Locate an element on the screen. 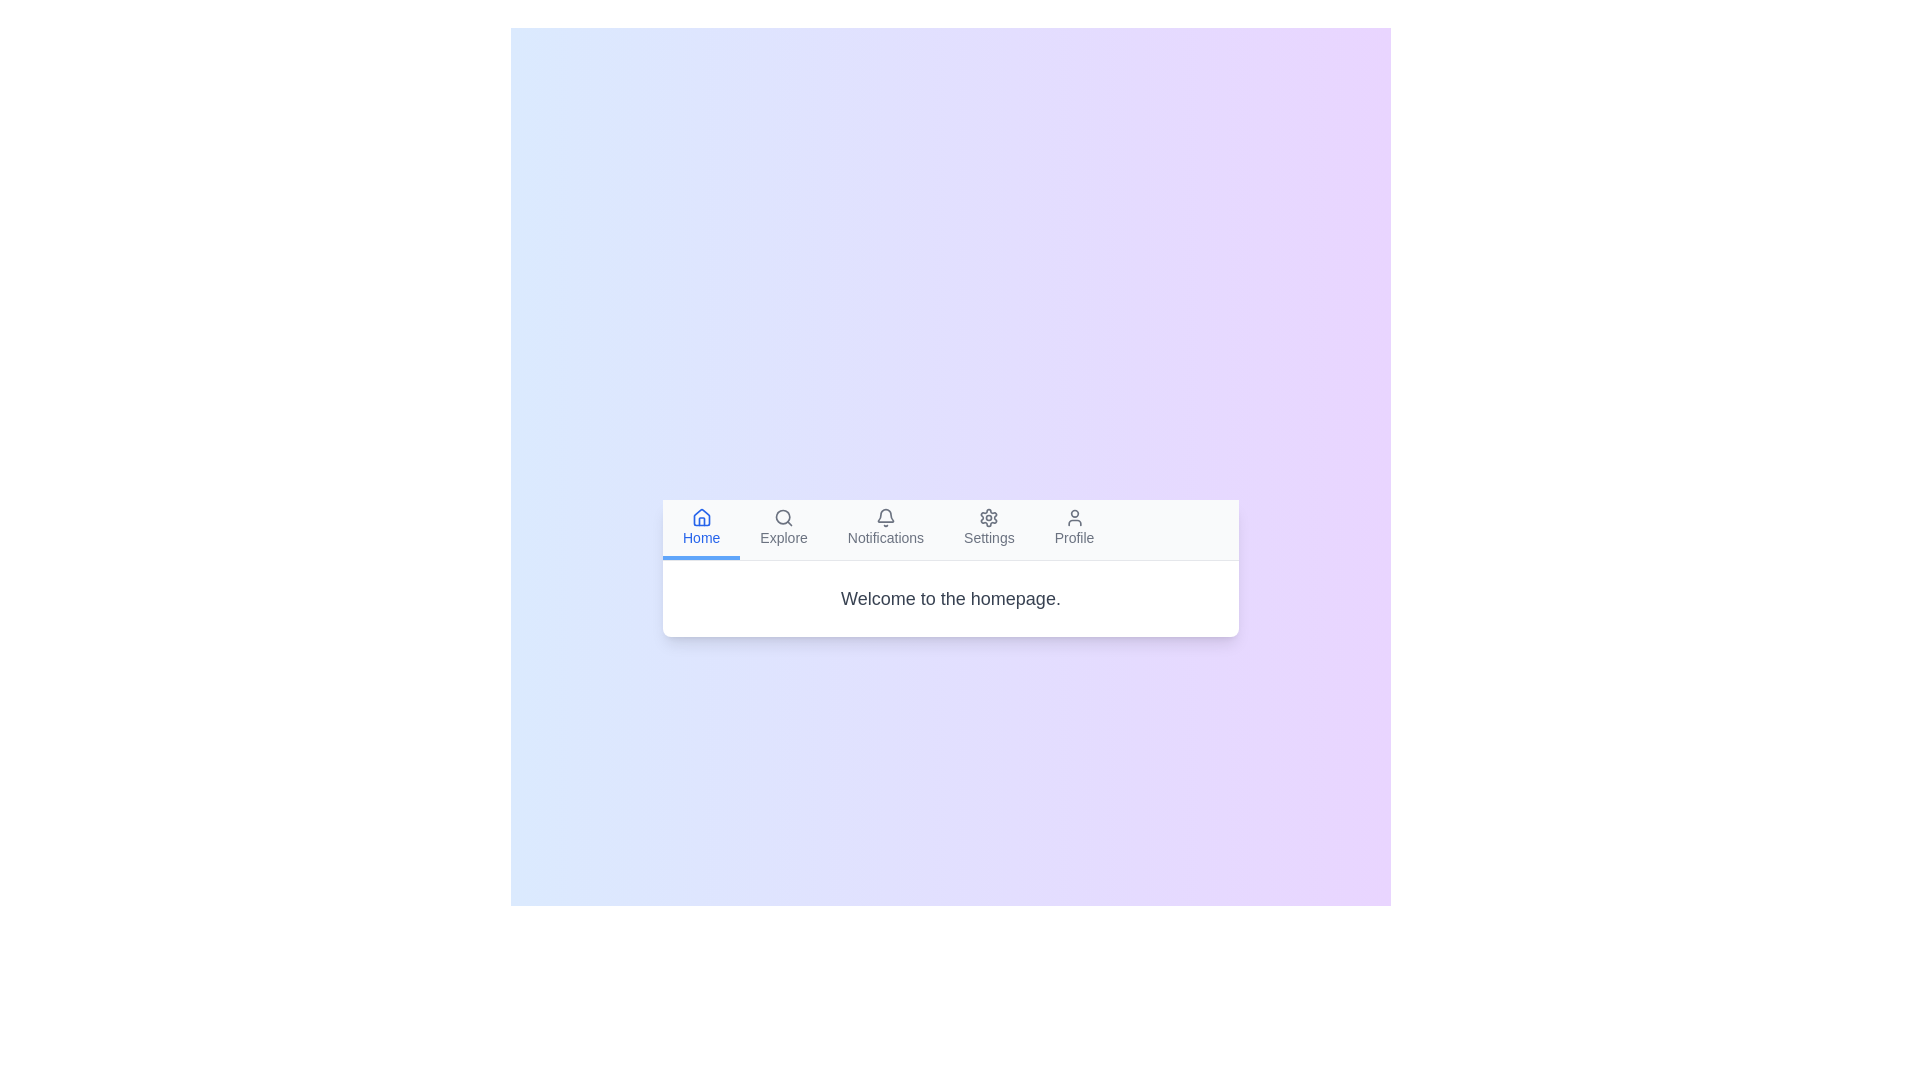 Image resolution: width=1920 pixels, height=1080 pixels. the tab labeled Profile to select it is located at coordinates (1073, 528).